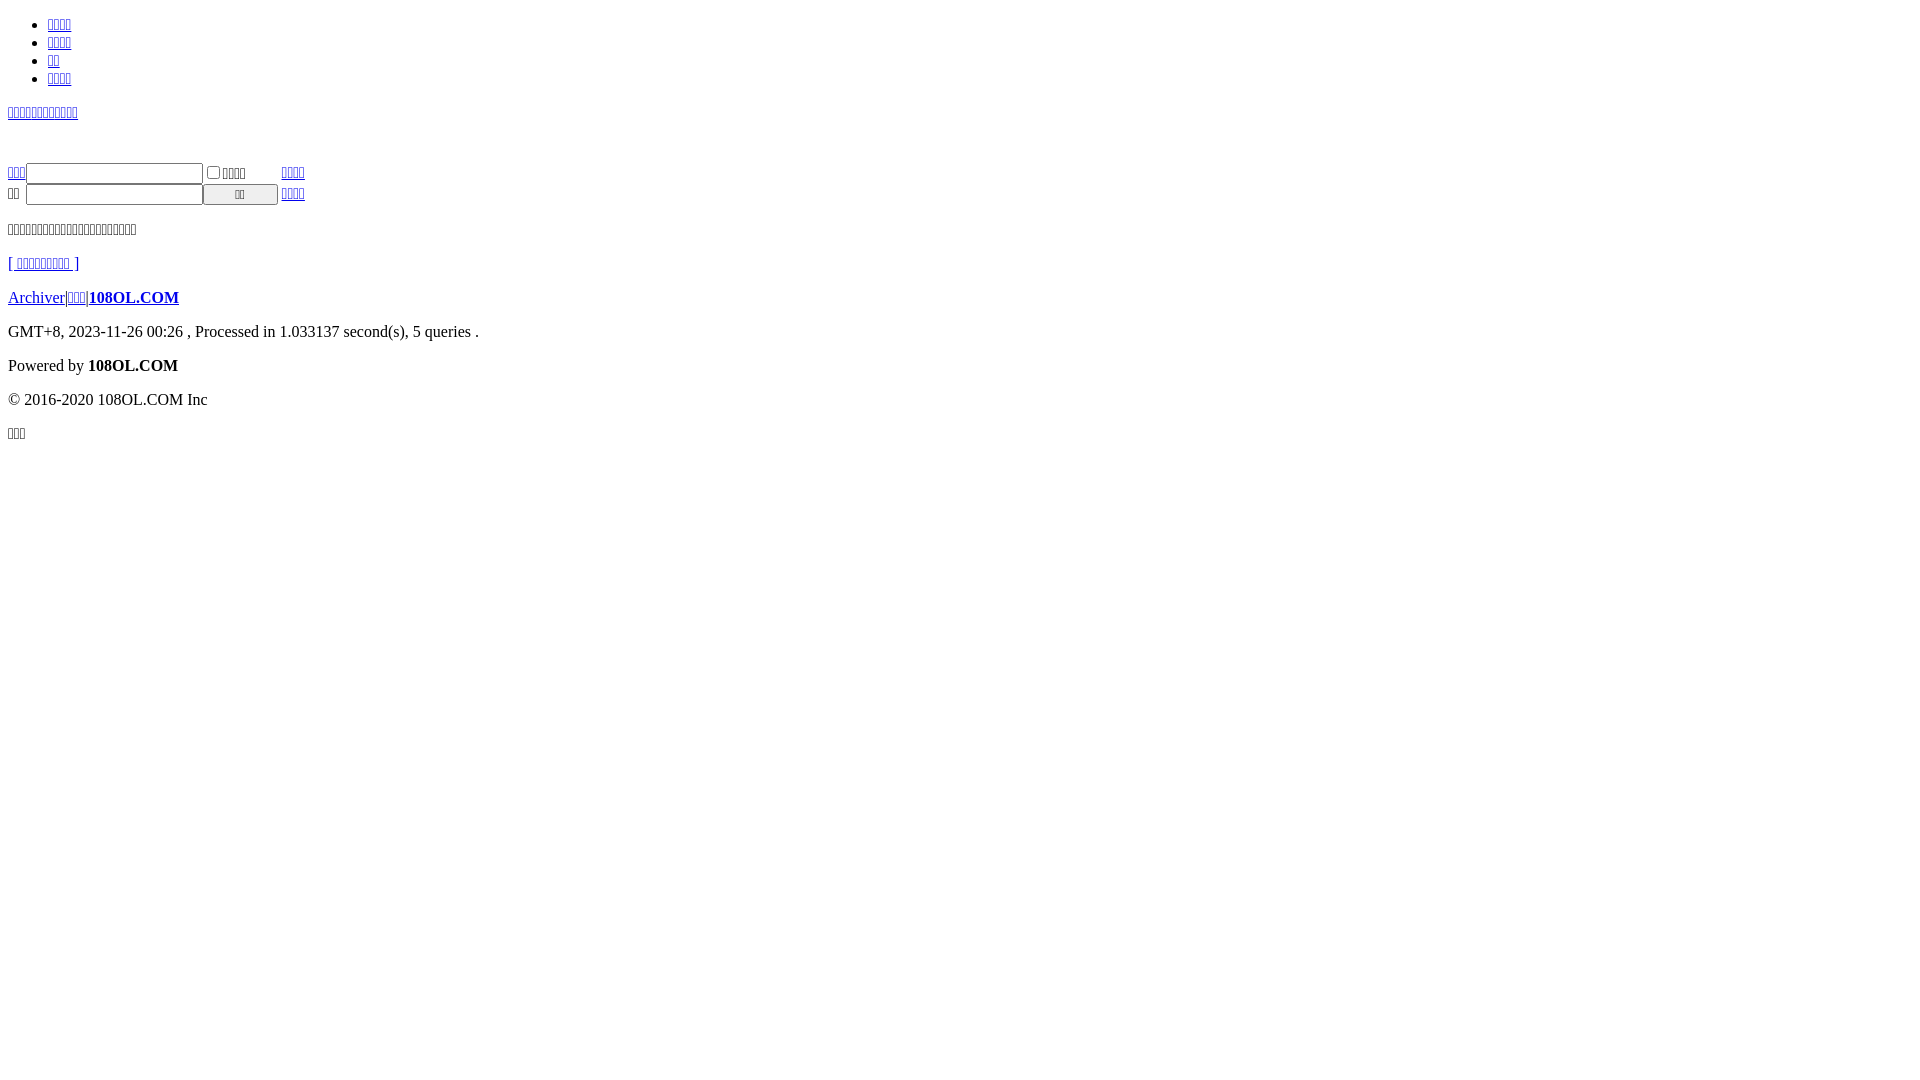 This screenshot has width=1920, height=1080. What do you see at coordinates (133, 297) in the screenshot?
I see `'108OL.COM'` at bounding box center [133, 297].